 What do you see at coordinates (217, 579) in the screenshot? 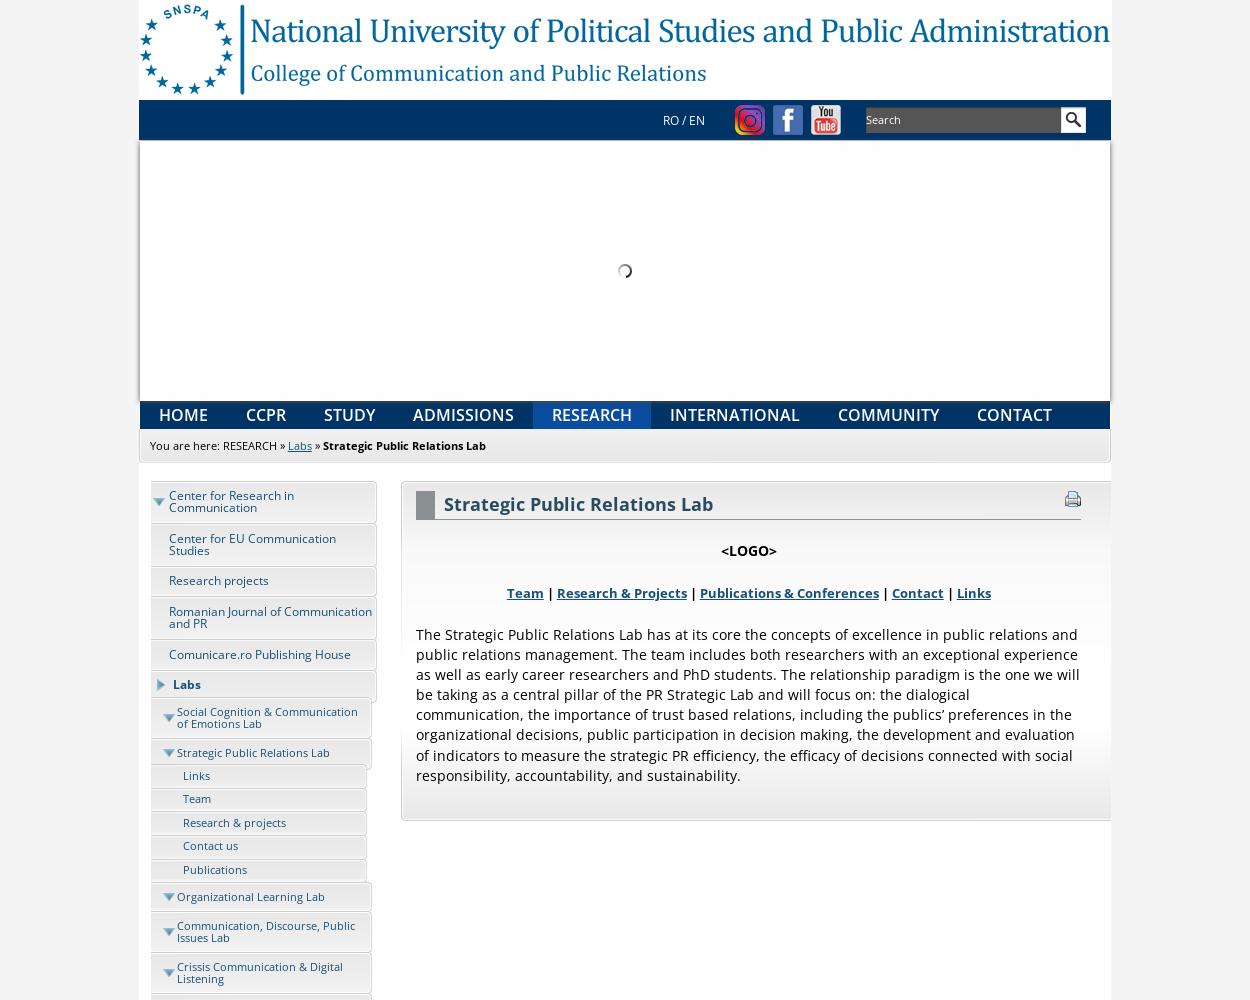
I see `'Research projects'` at bounding box center [217, 579].